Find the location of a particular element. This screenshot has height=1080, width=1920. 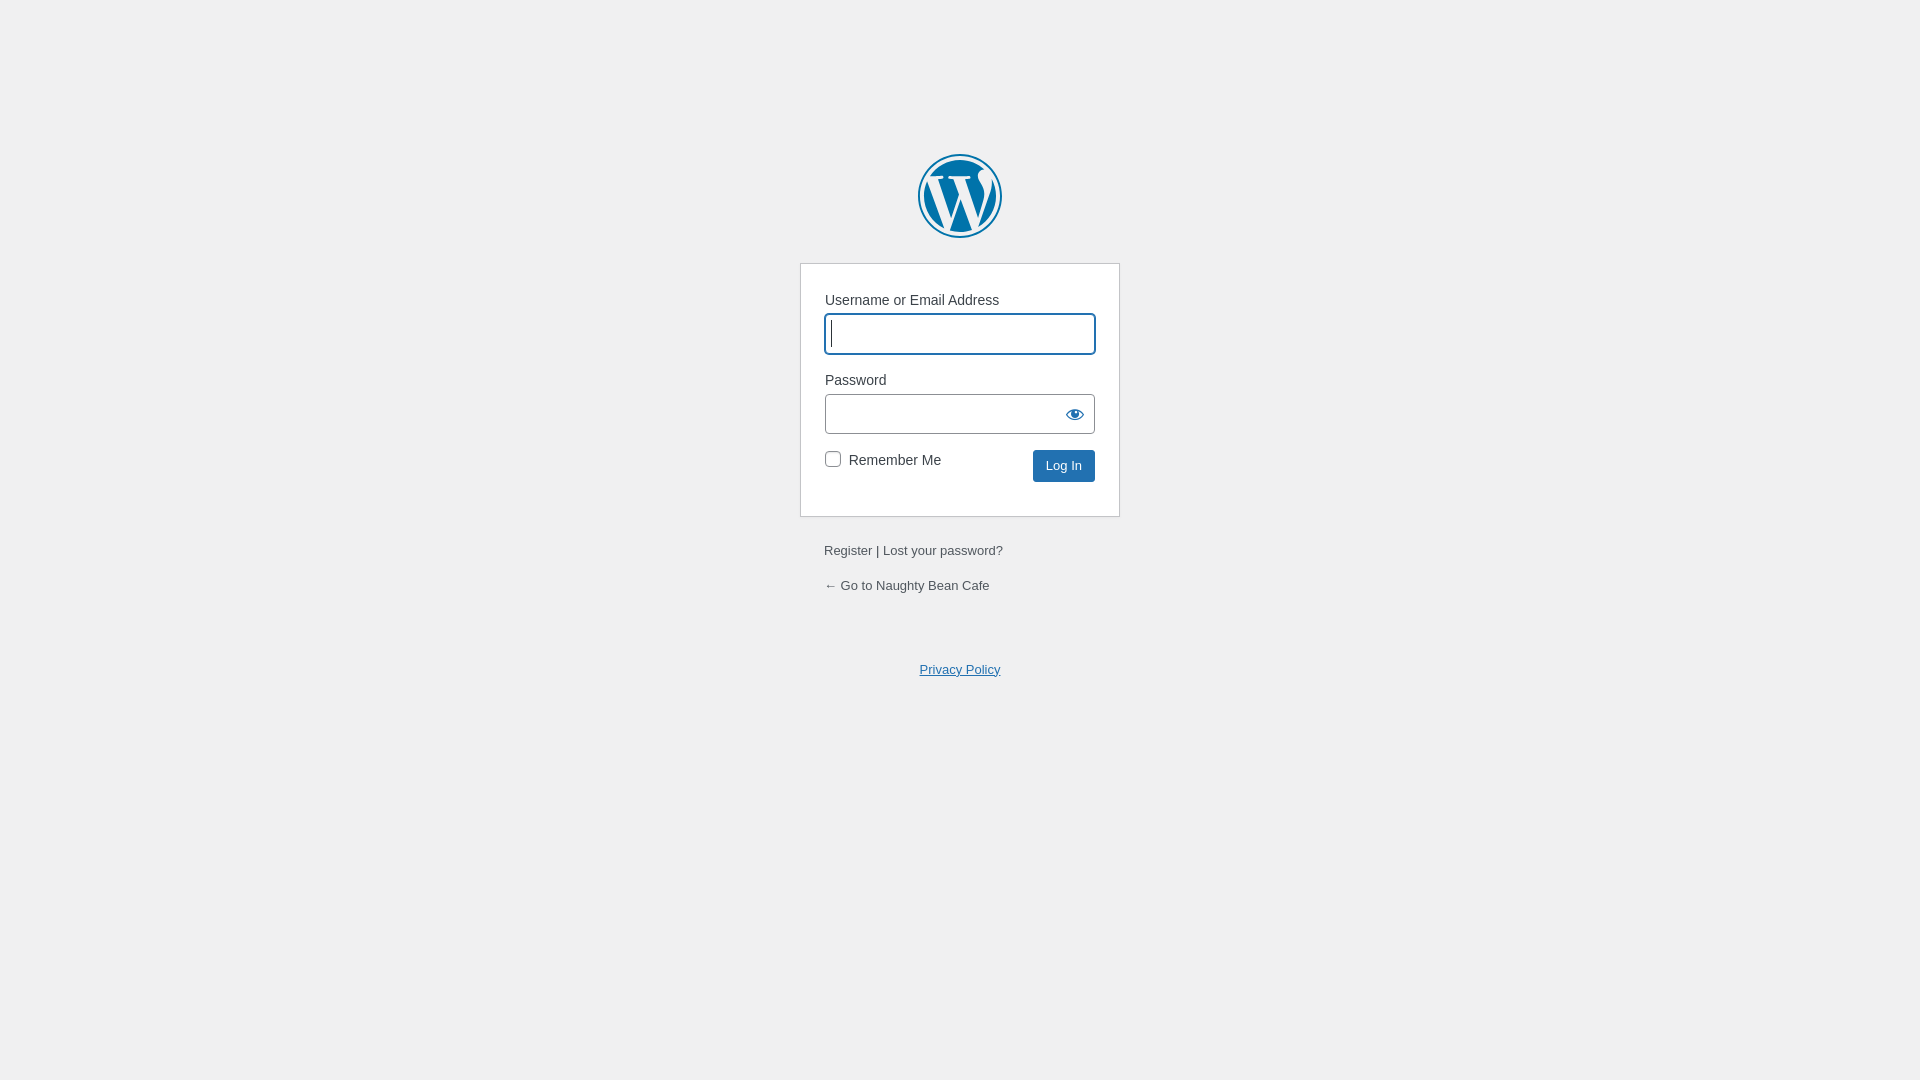

'Lost your password?' is located at coordinates (941, 550).